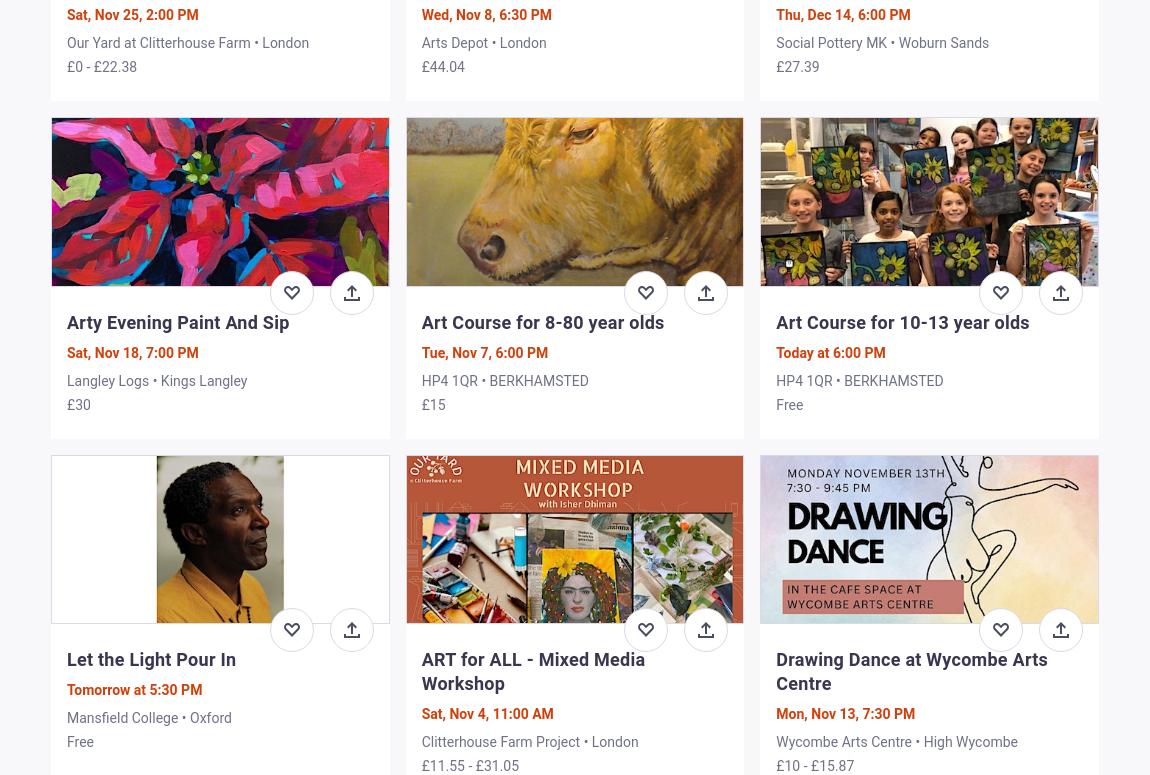 This screenshot has height=775, width=1150. What do you see at coordinates (421, 764) in the screenshot?
I see `'£11.55 - £31.05'` at bounding box center [421, 764].